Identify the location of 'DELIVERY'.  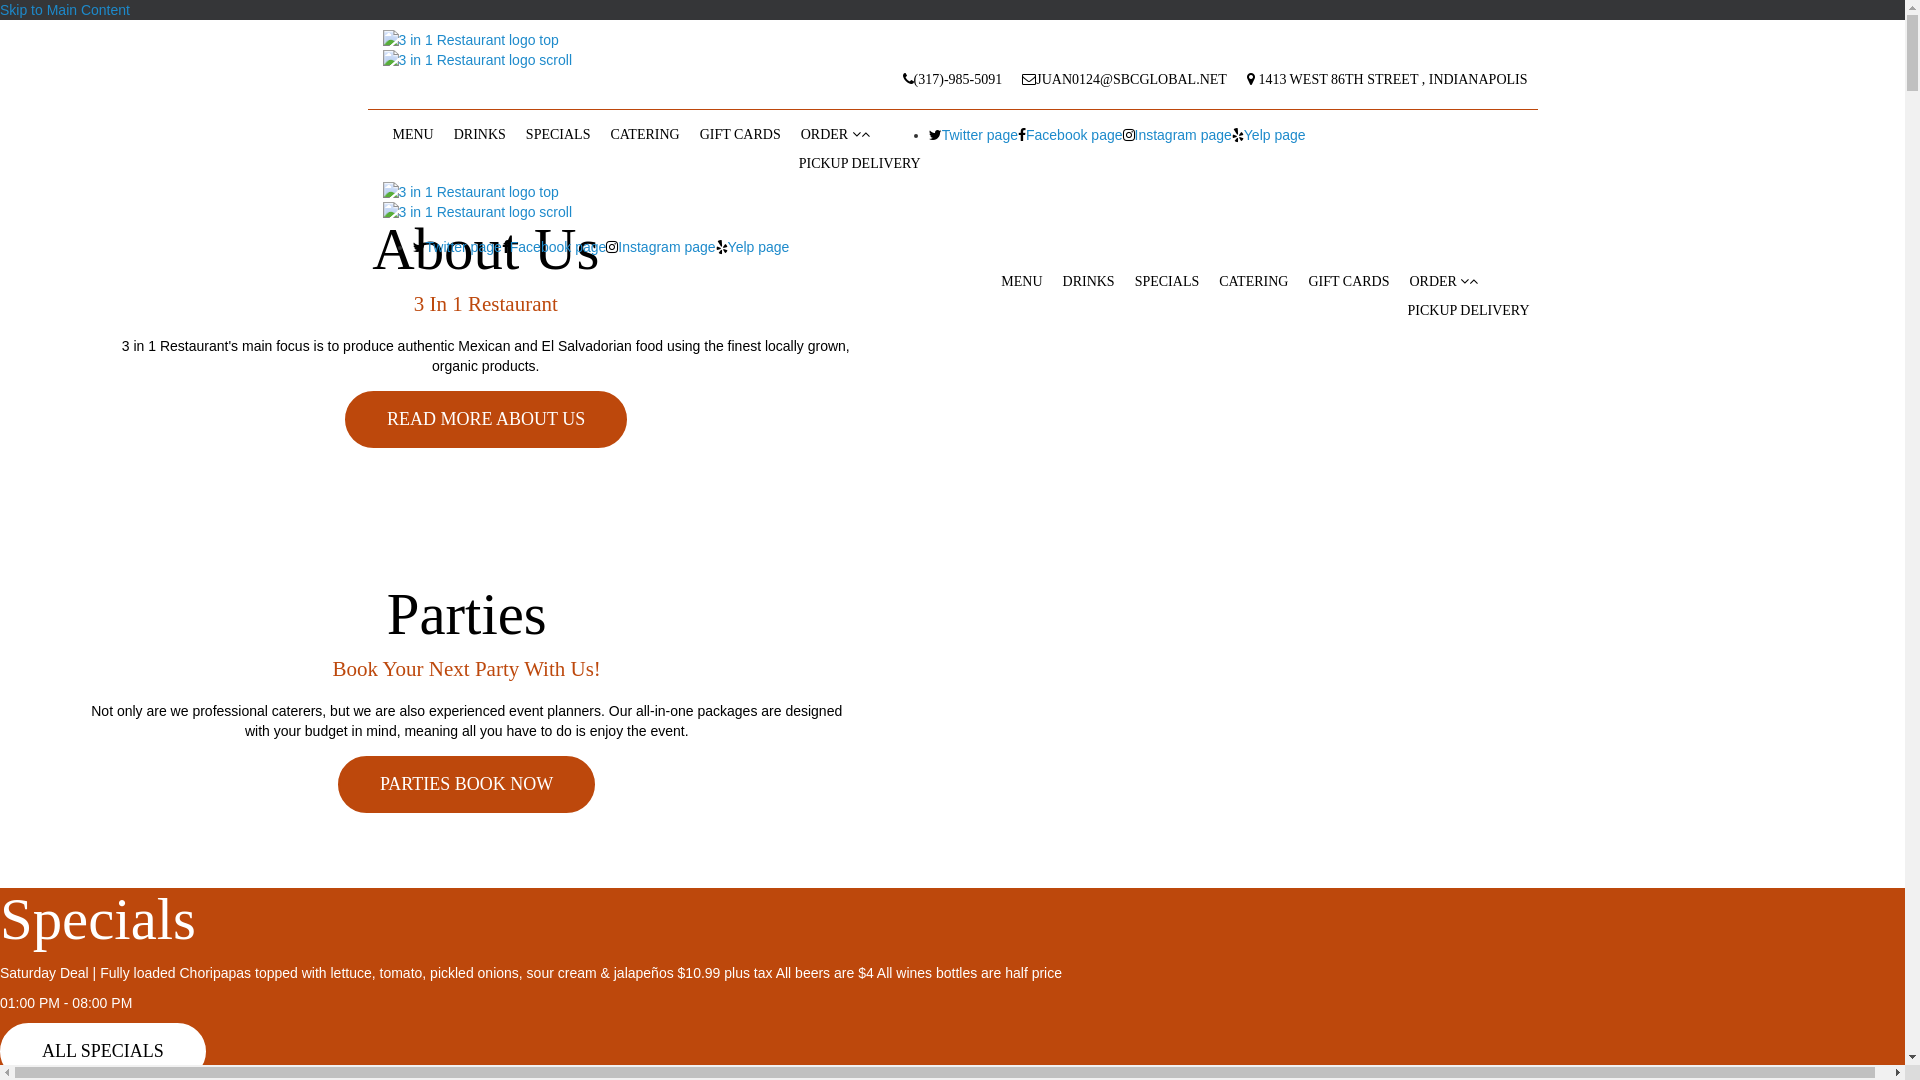
(851, 162).